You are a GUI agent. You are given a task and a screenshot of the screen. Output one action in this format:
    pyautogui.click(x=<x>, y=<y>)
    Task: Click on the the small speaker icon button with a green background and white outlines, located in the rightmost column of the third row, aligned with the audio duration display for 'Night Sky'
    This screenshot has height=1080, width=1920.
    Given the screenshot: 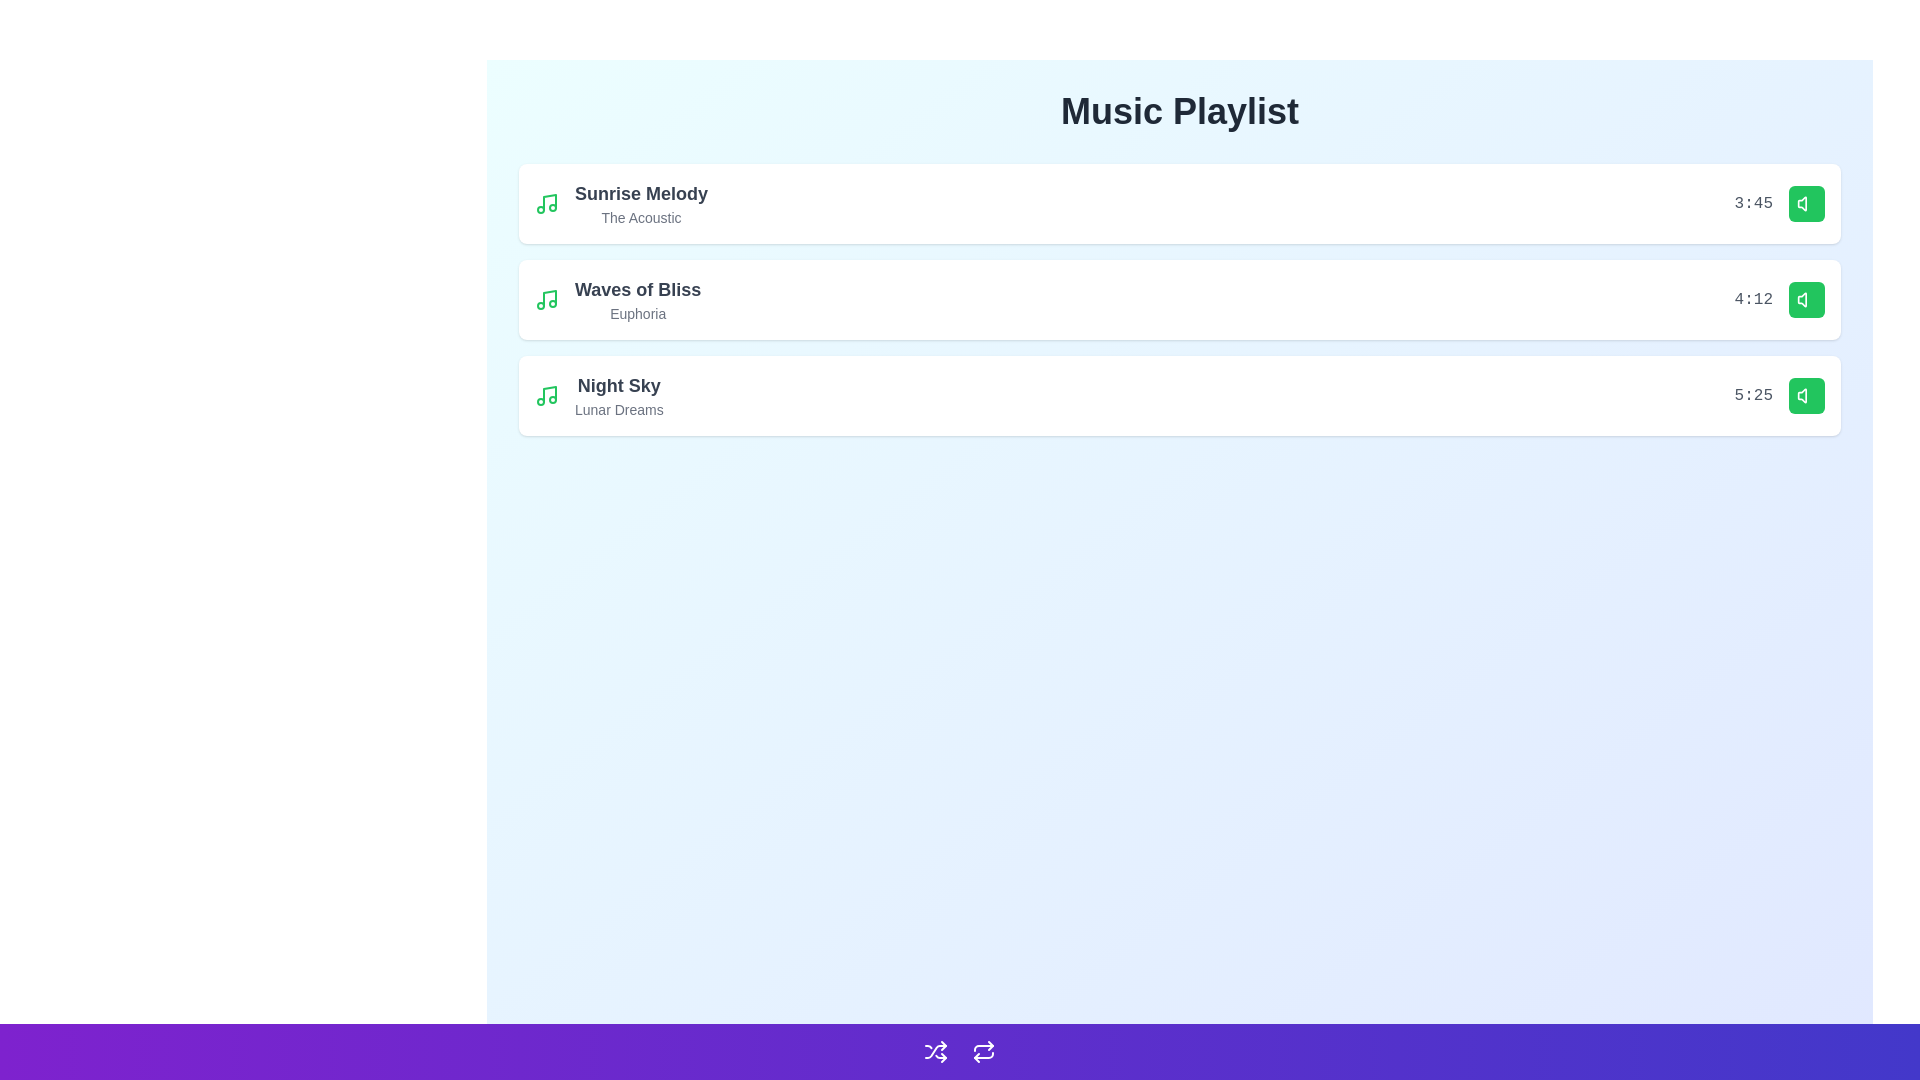 What is the action you would take?
    pyautogui.click(x=1806, y=204)
    